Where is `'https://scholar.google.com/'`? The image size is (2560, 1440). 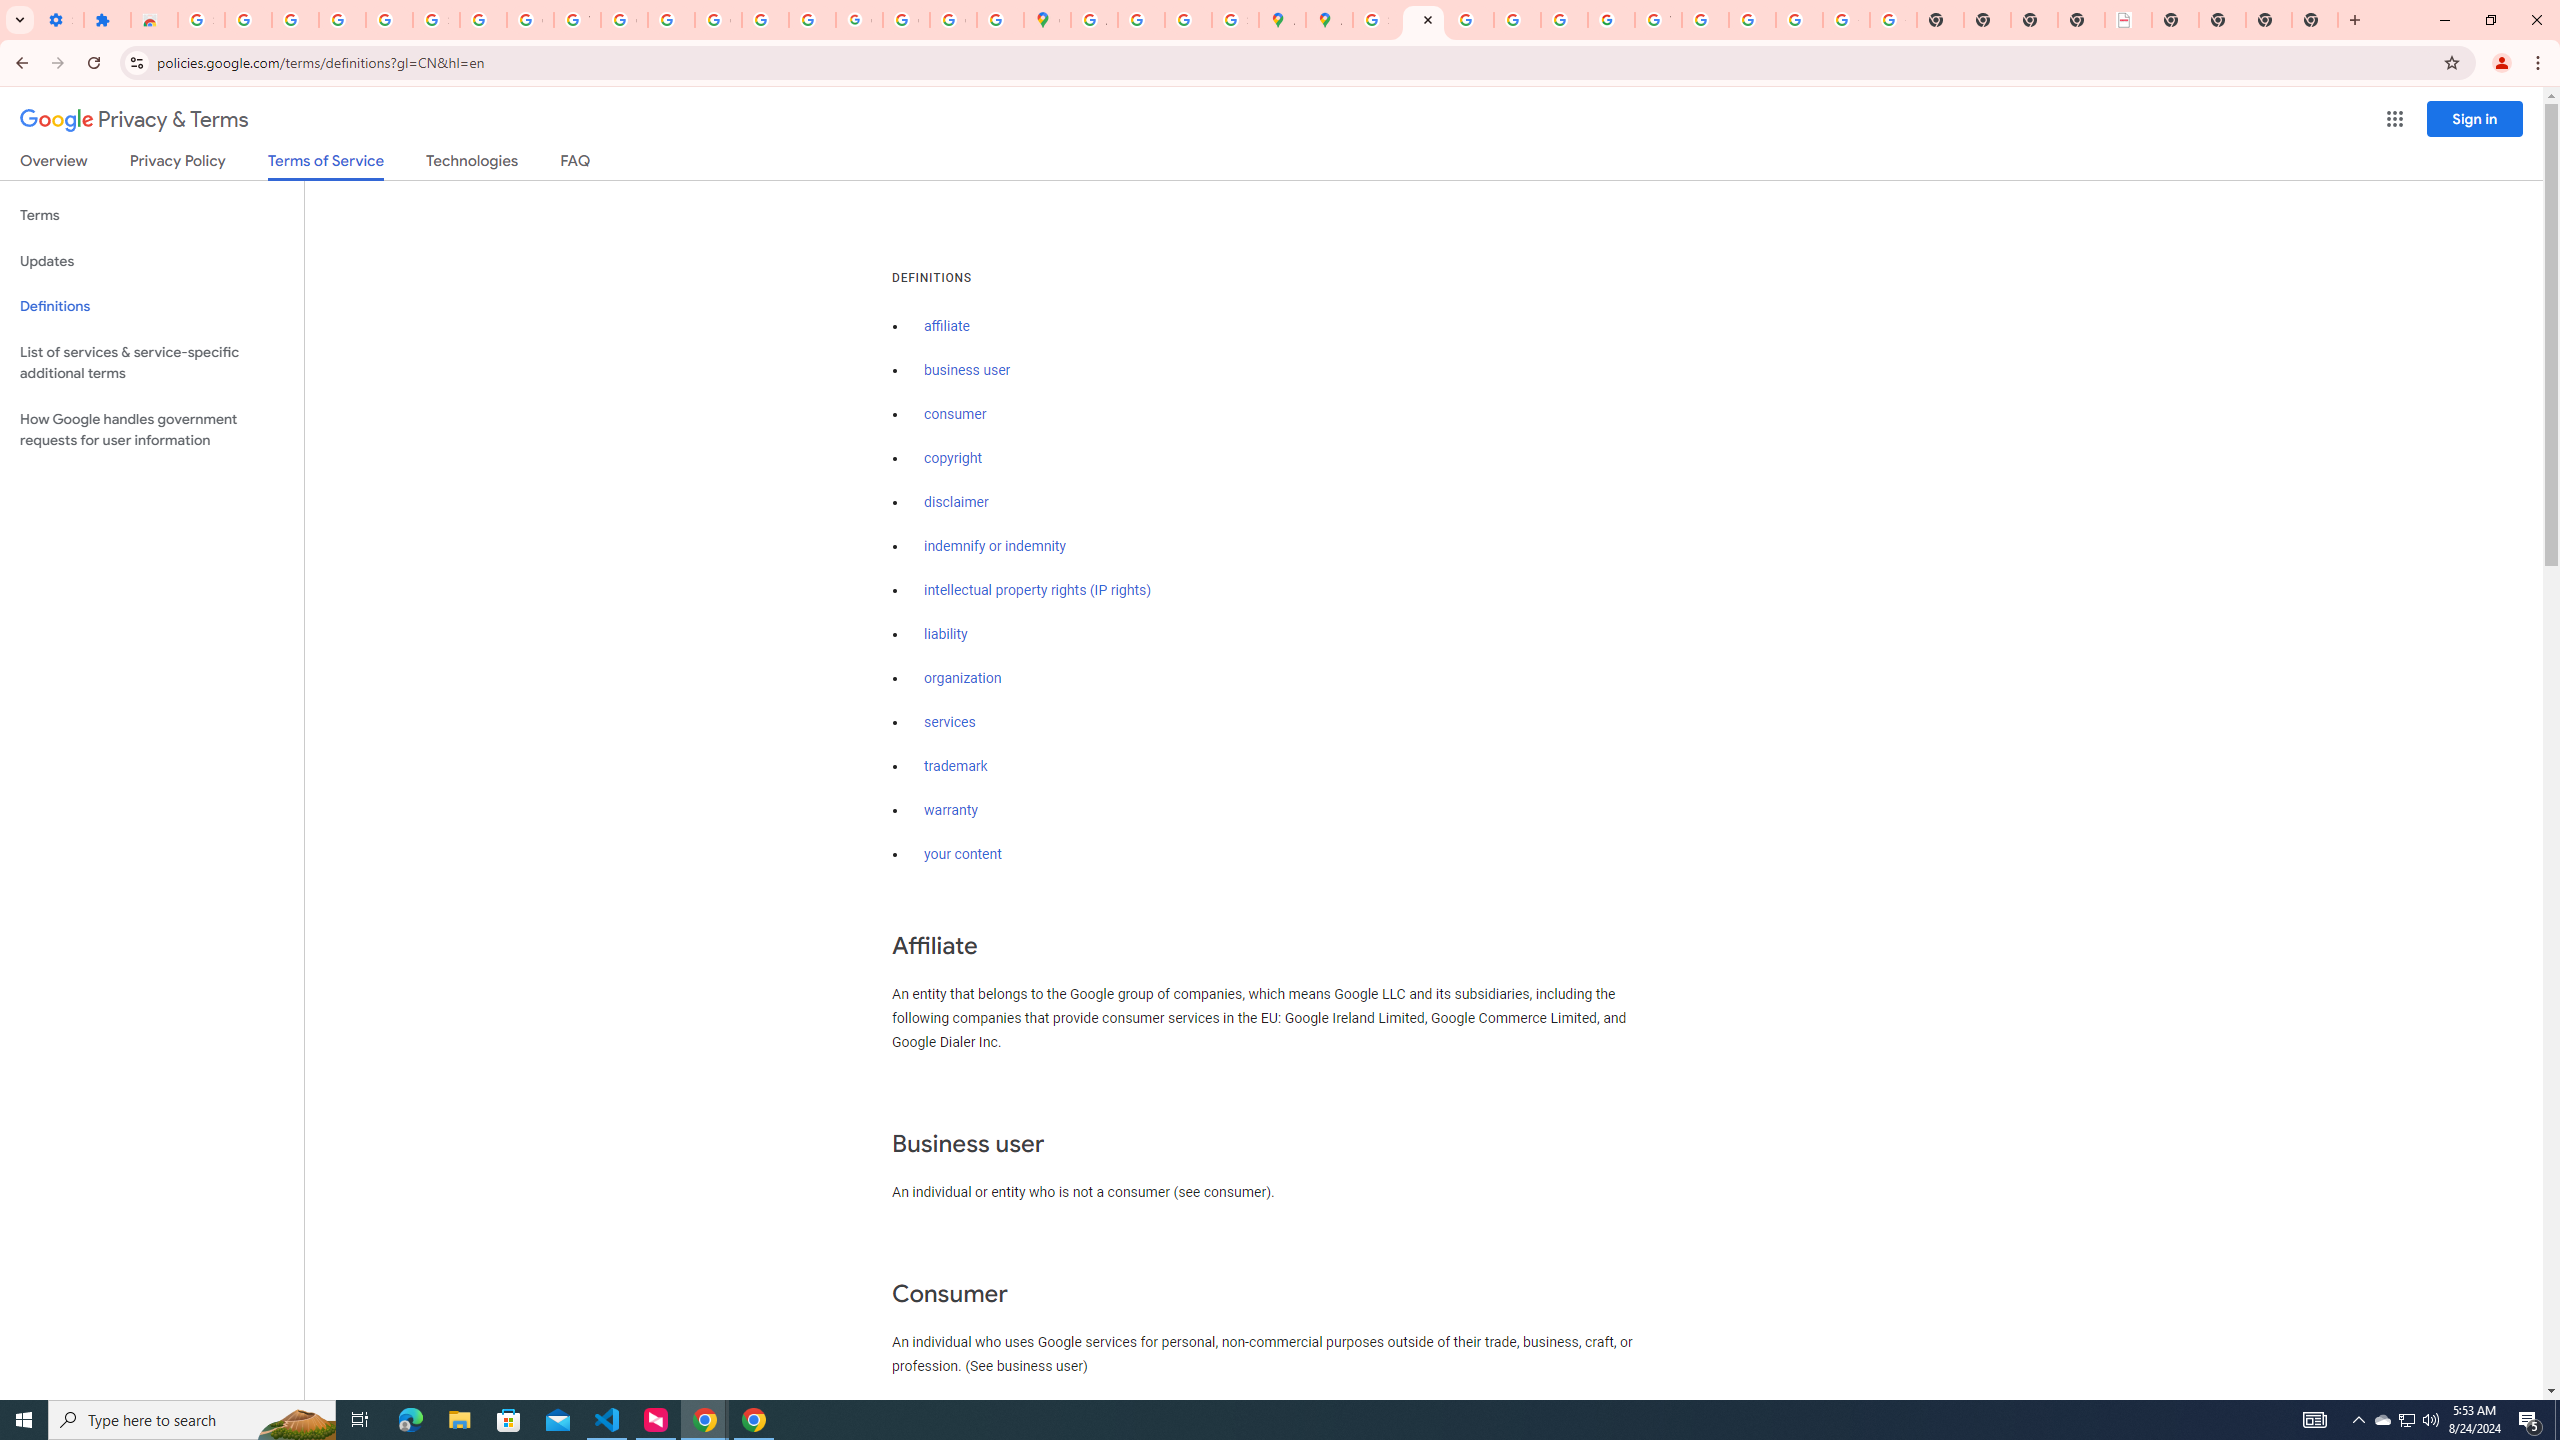
'https://scholar.google.com/' is located at coordinates (672, 19).